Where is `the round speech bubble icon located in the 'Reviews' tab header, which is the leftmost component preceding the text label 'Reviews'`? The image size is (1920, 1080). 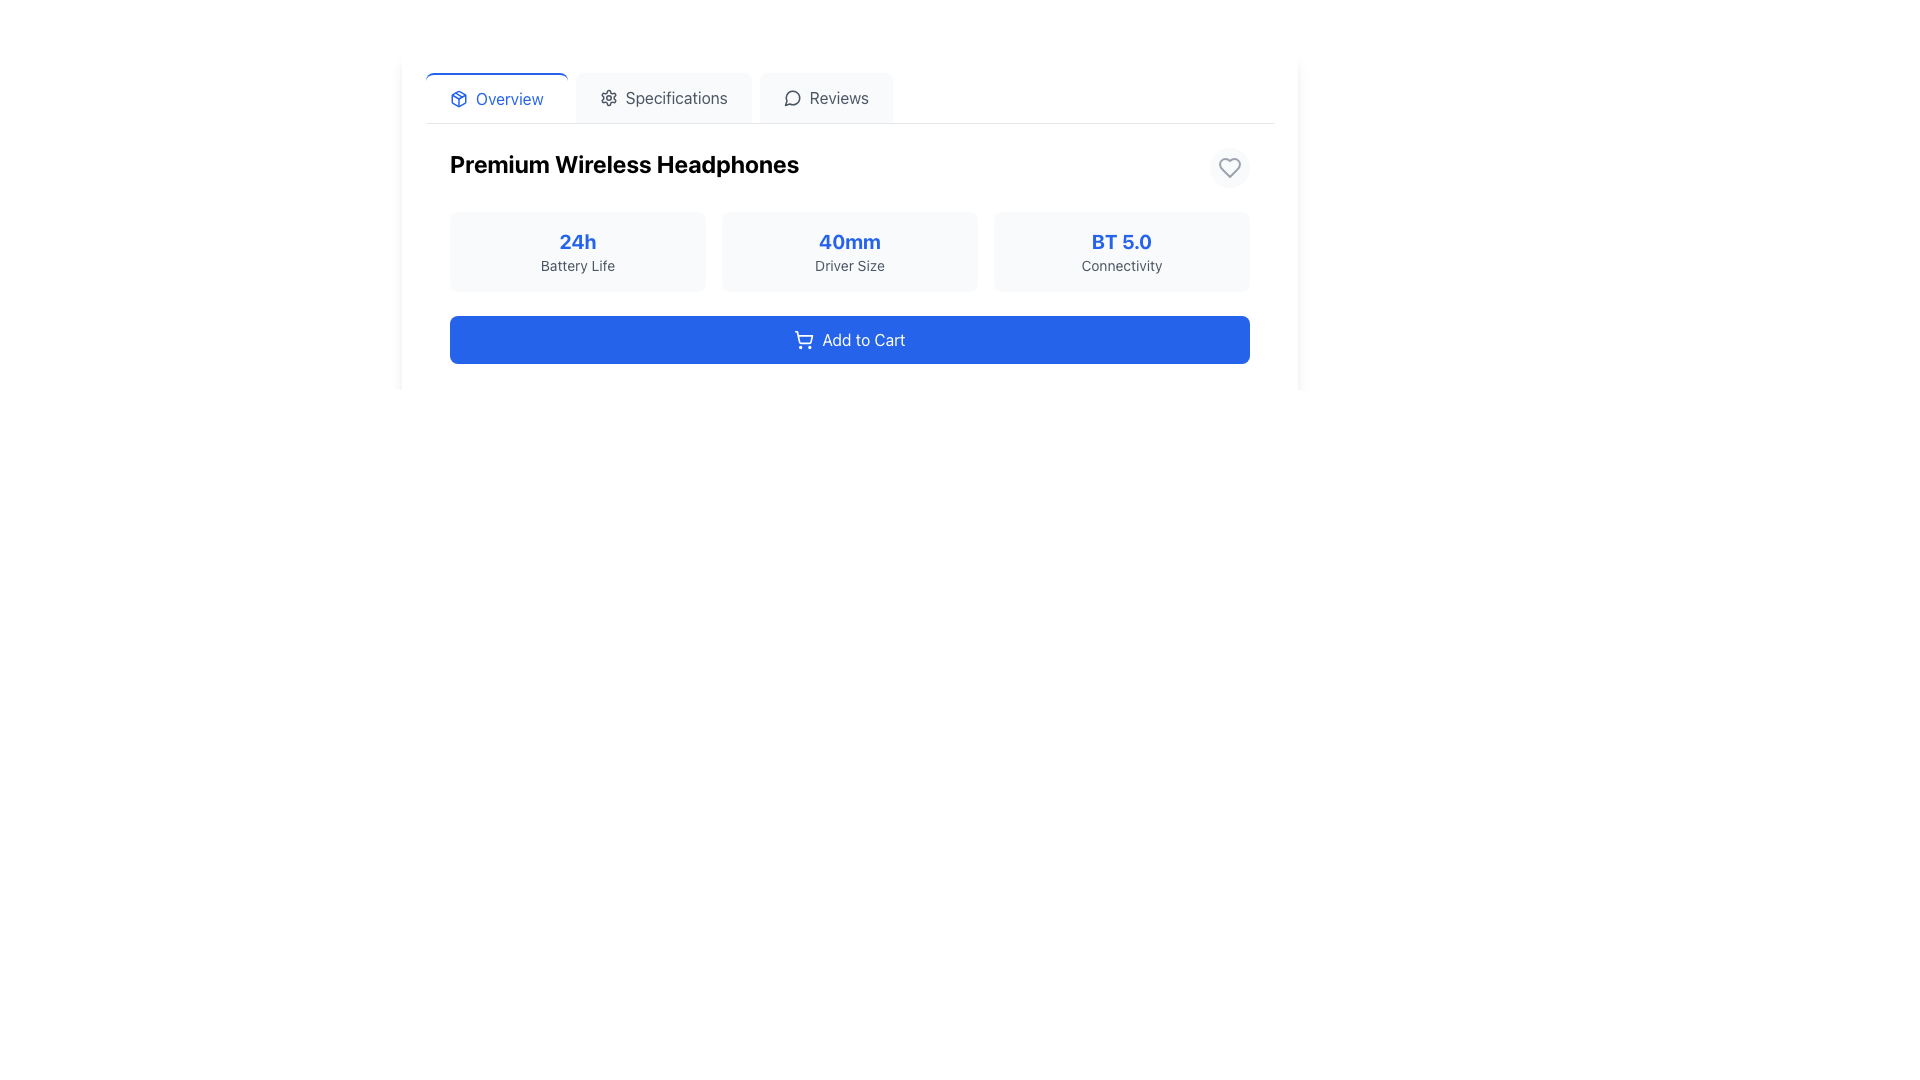
the round speech bubble icon located in the 'Reviews' tab header, which is the leftmost component preceding the text label 'Reviews' is located at coordinates (791, 97).